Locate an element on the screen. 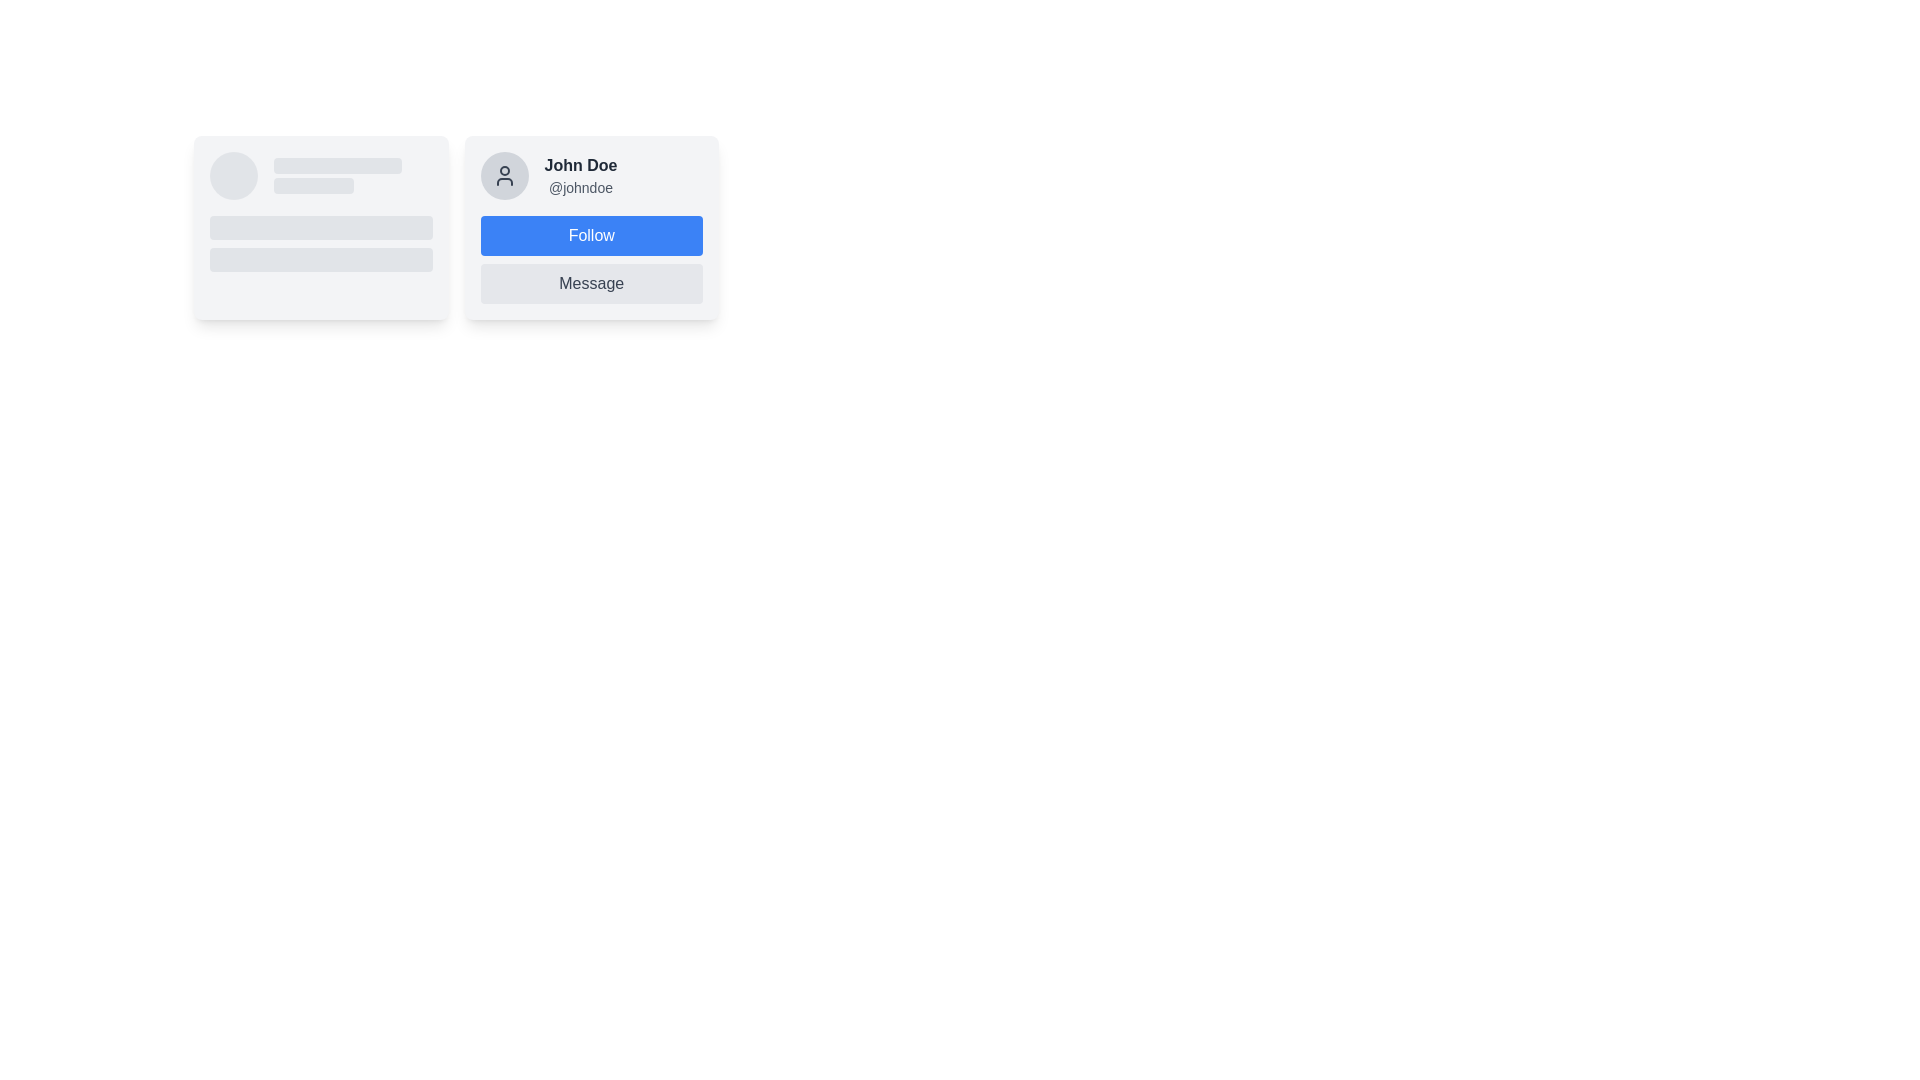 The height and width of the screenshot is (1080, 1920). the user avatar icon located inside the circular area at the top left corner of the card component containing the text 'John Doe' and '@johndoe' is located at coordinates (504, 175).